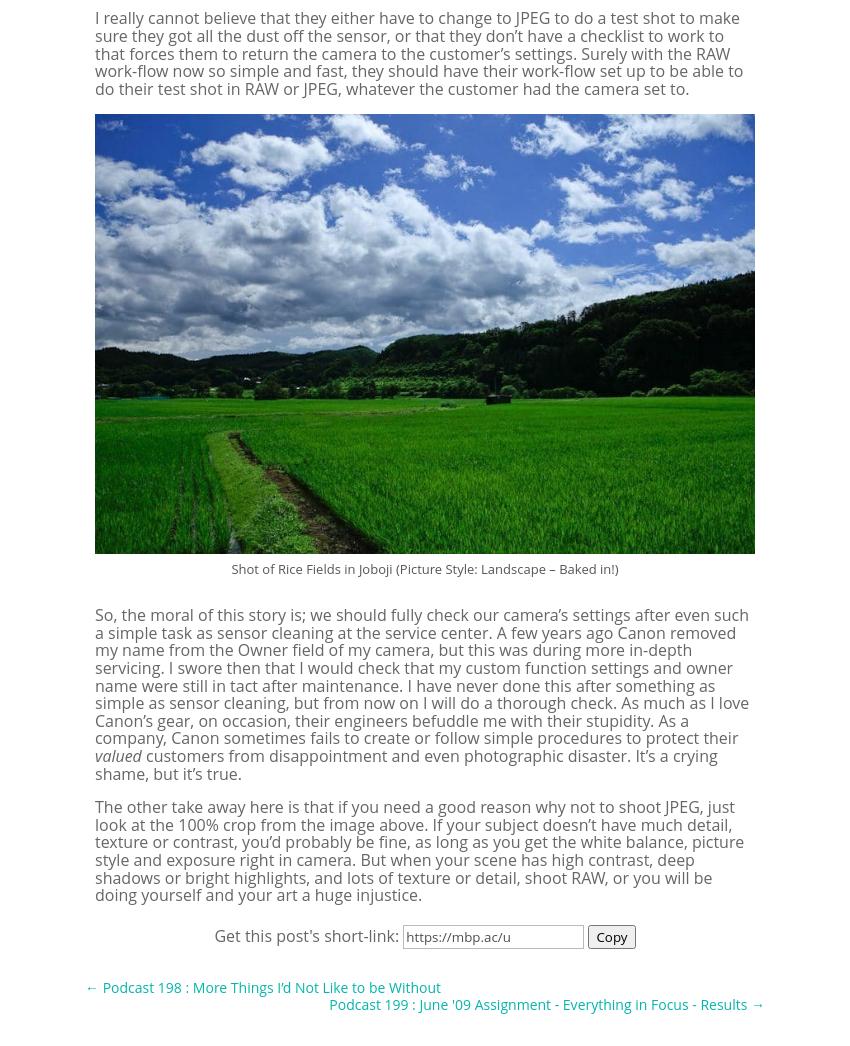  What do you see at coordinates (536, 1004) in the screenshot?
I see `'Podcast 199 : June '09 Assignment - Everything in Focus - Results'` at bounding box center [536, 1004].